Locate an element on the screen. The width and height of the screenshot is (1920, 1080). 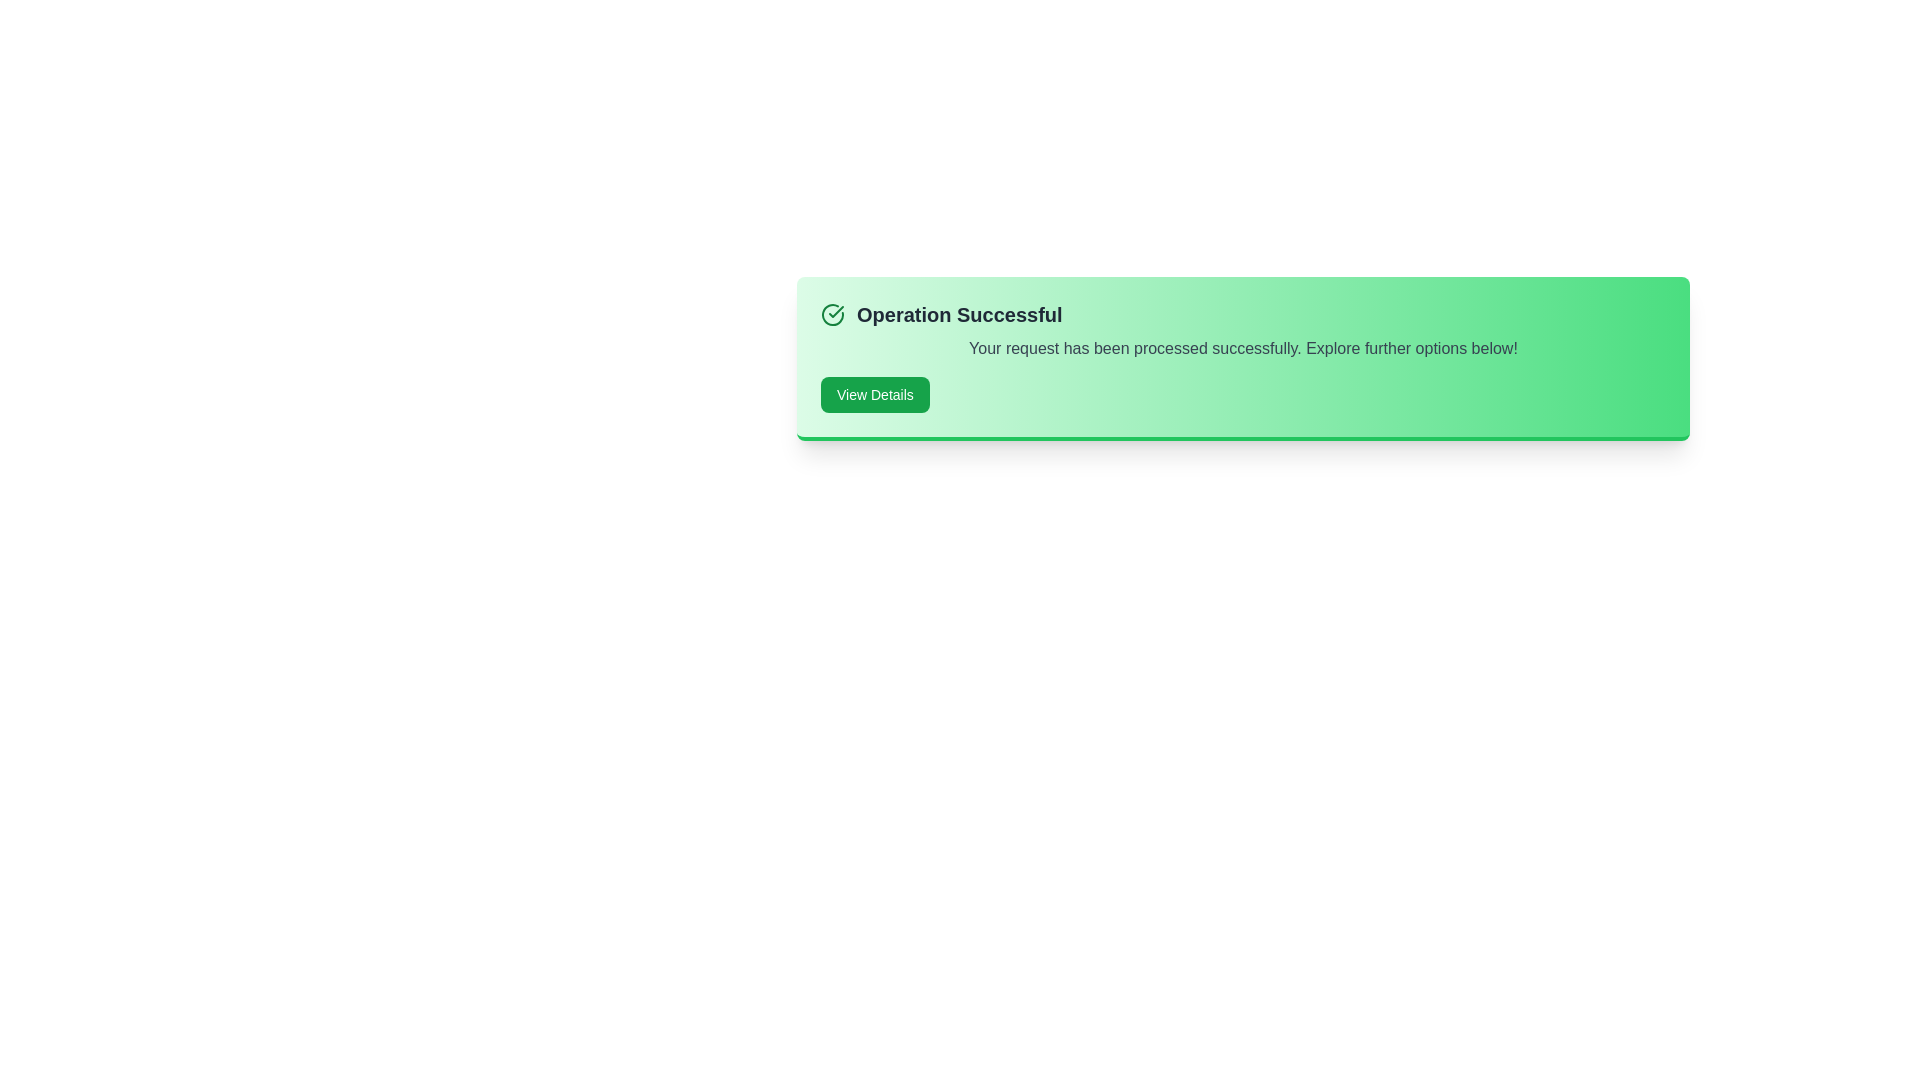
the 'View Details' button to proceed with the action is located at coordinates (874, 394).